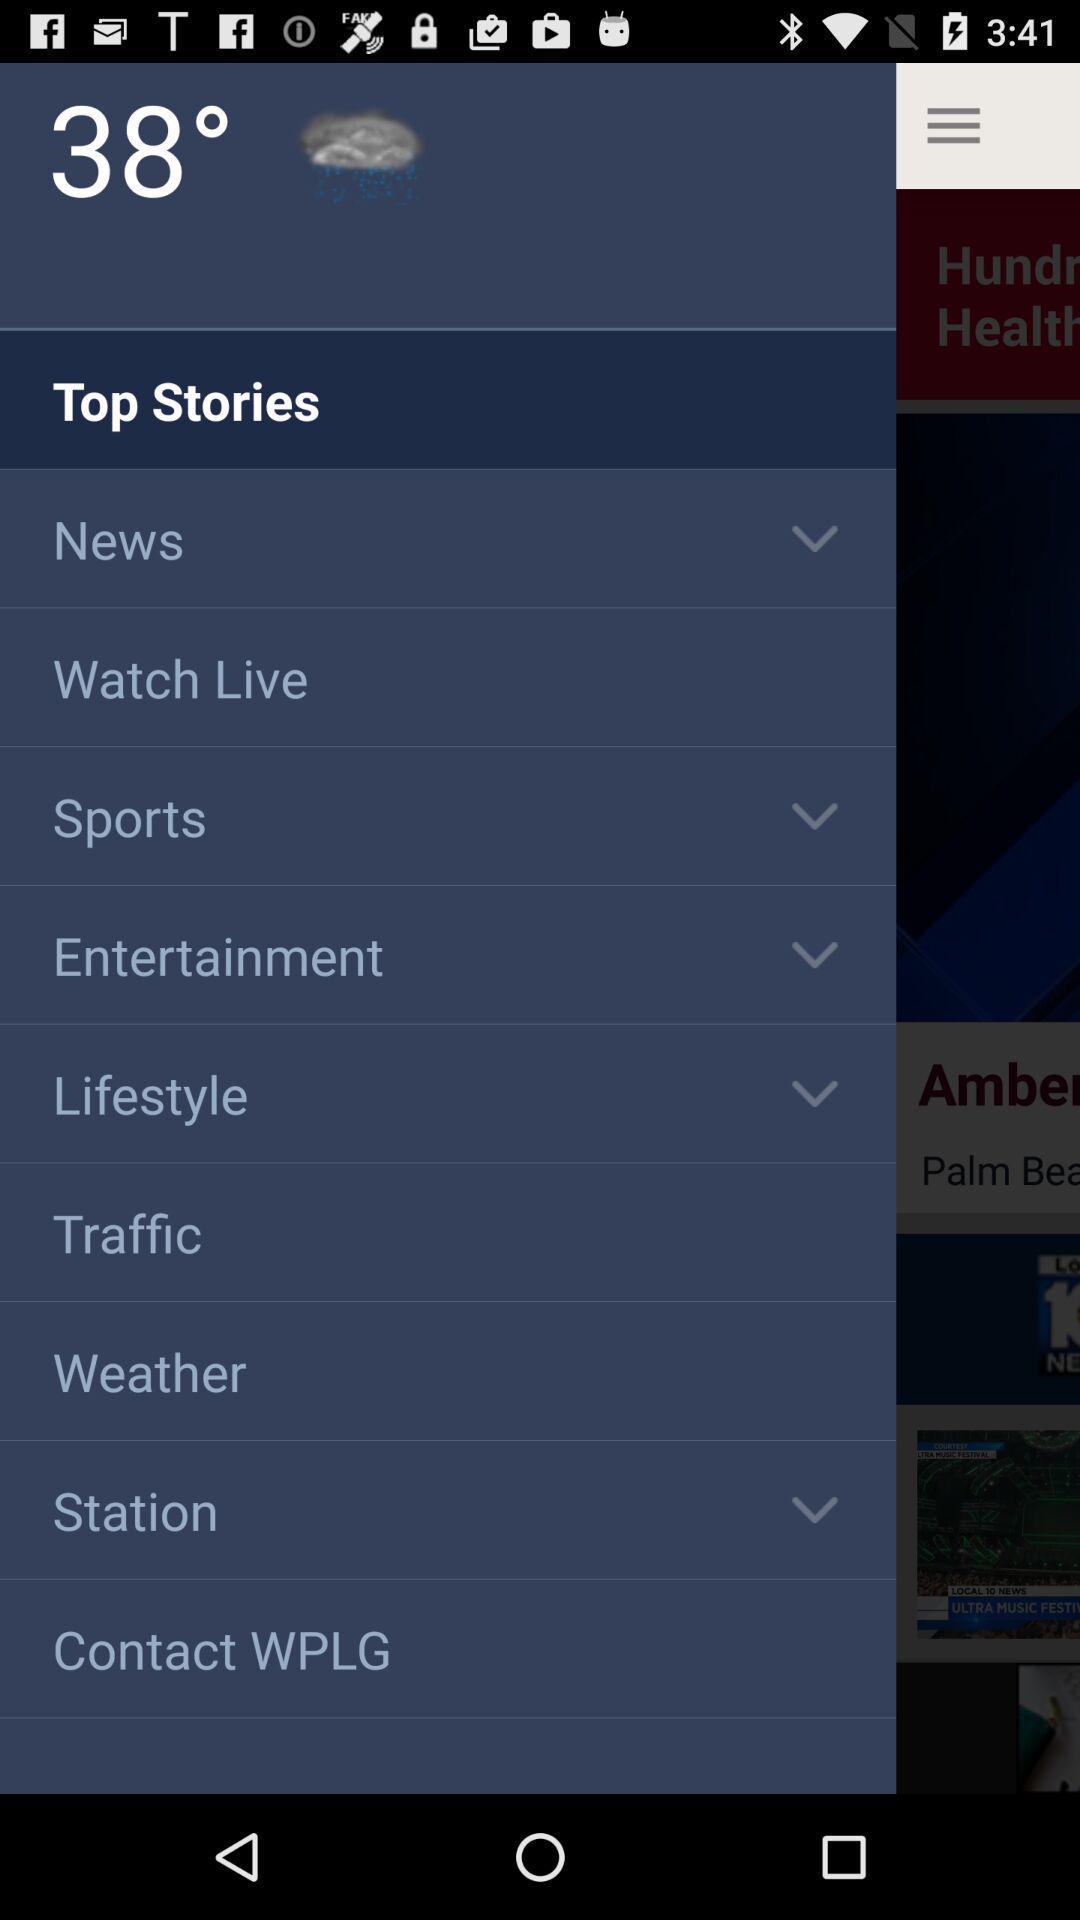  What do you see at coordinates (986, 124) in the screenshot?
I see `the menu bar at right top corner below 341` at bounding box center [986, 124].